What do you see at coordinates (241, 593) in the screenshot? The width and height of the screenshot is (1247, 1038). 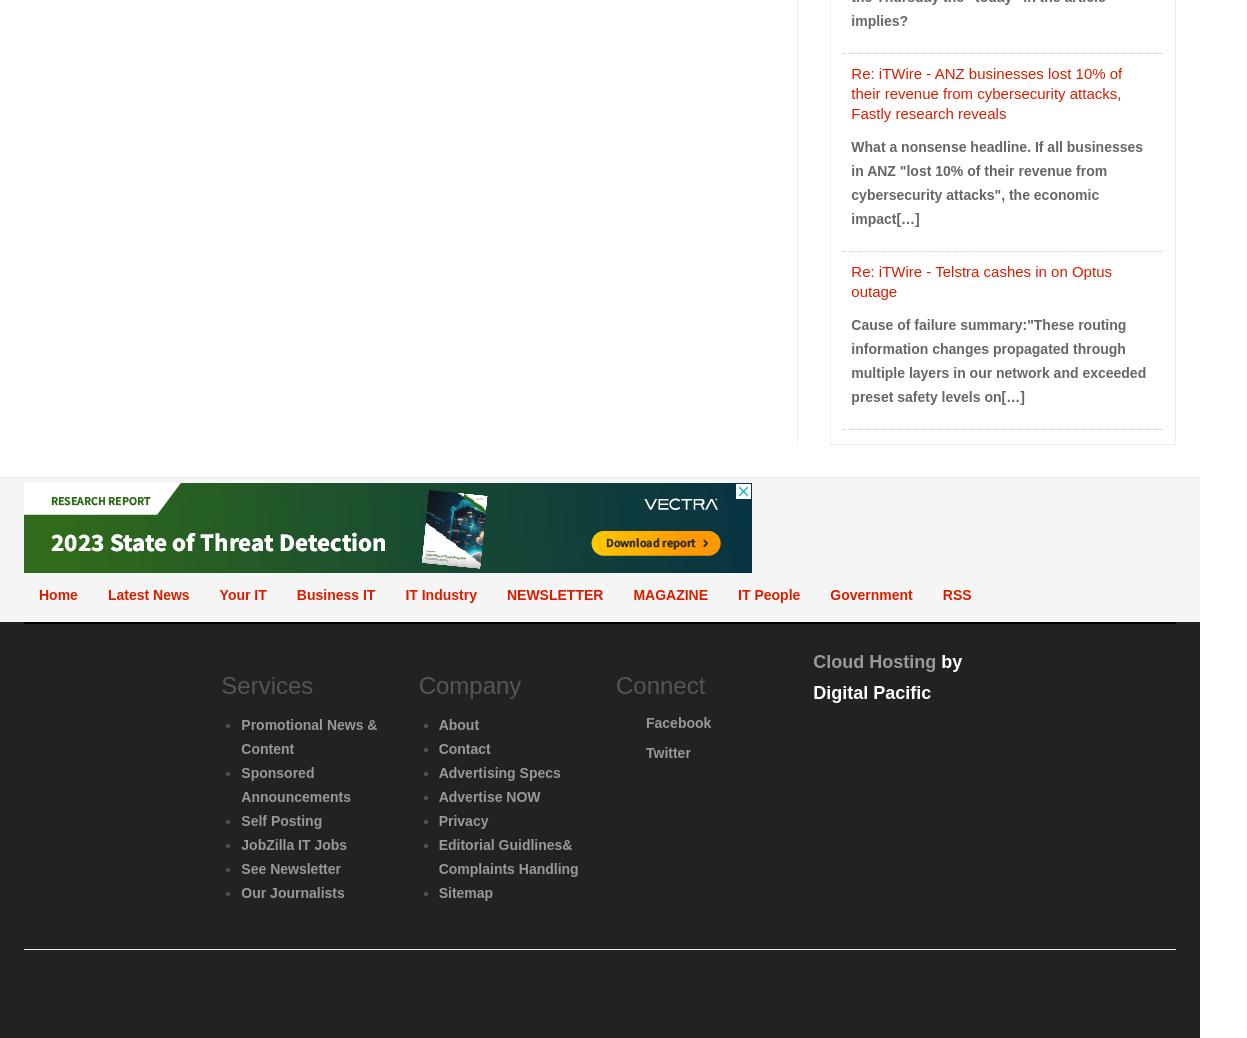 I see `'Your IT'` at bounding box center [241, 593].